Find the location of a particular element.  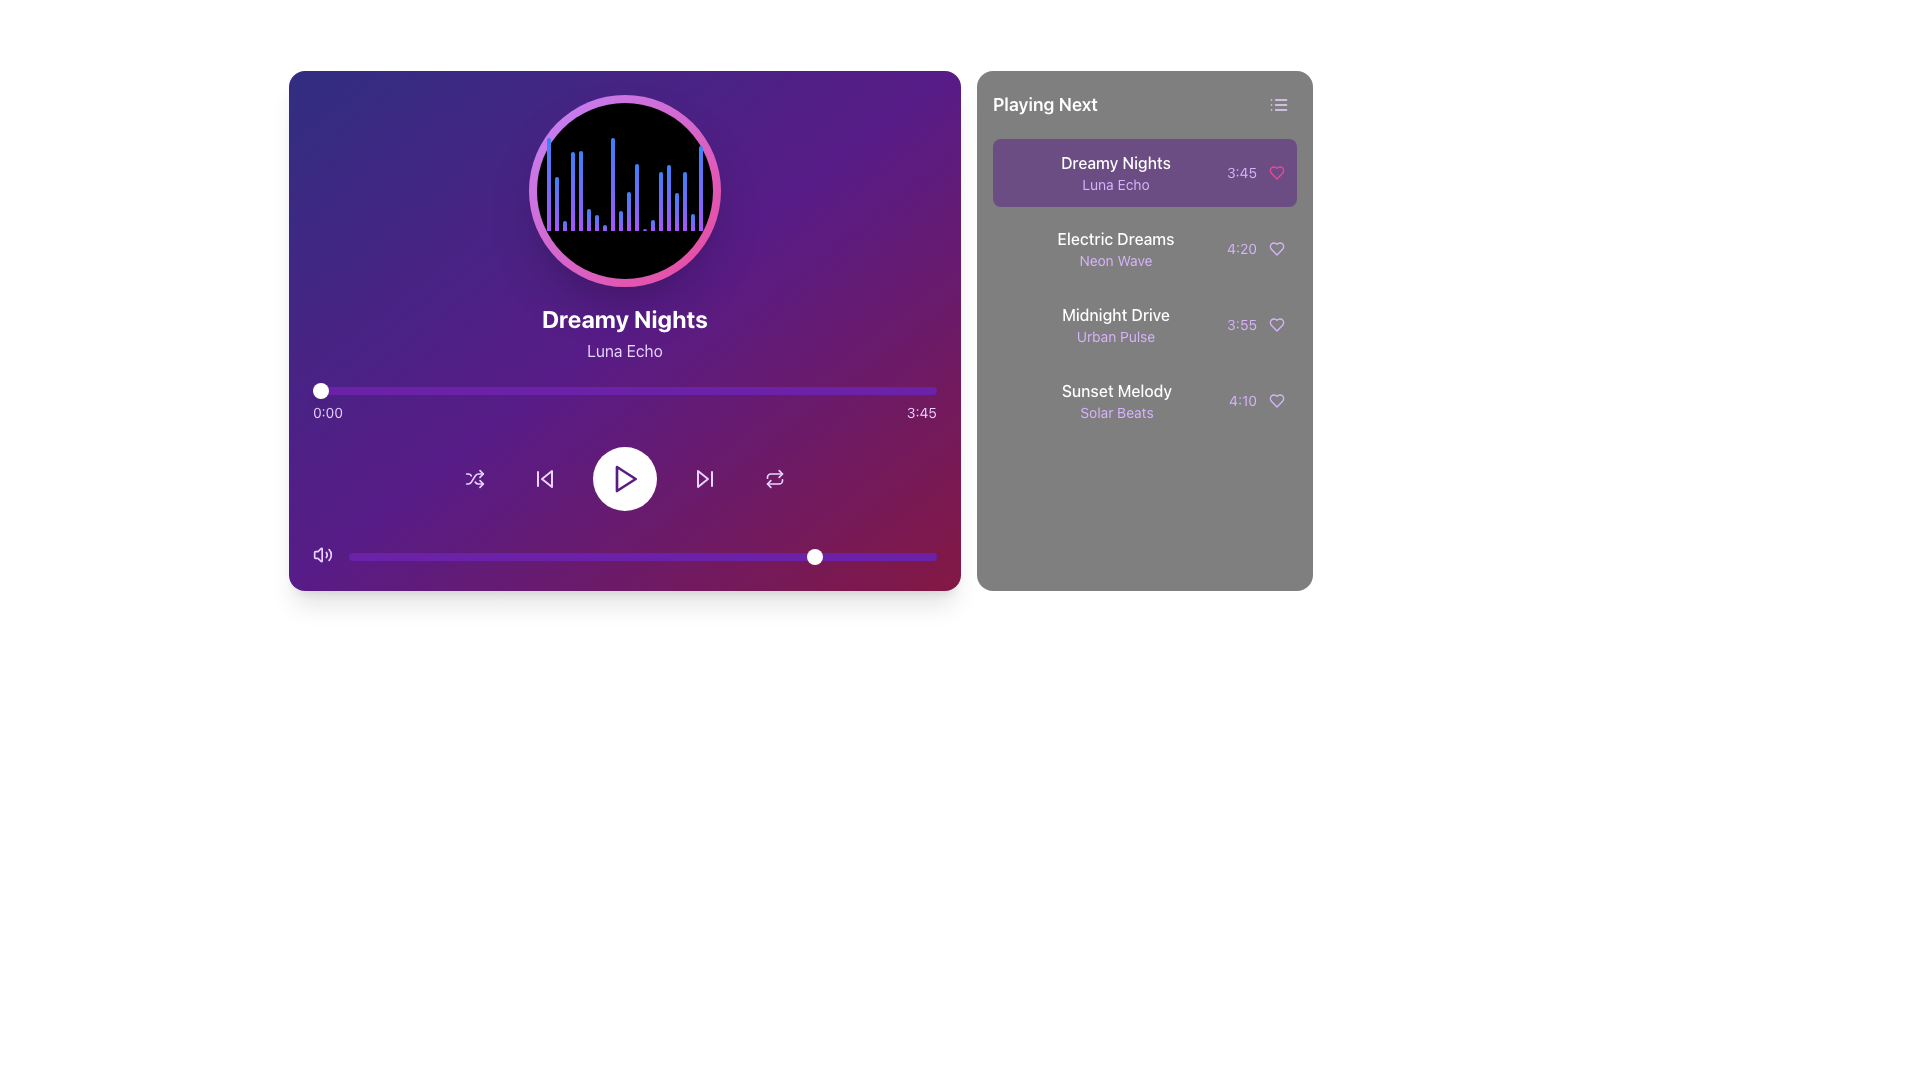

to select the 'Electric Dreams' text element, which is the second item in the 'Playing Next' panel, displaying a bold white title and a light purple subtitle, with a gray background is located at coordinates (1115, 248).